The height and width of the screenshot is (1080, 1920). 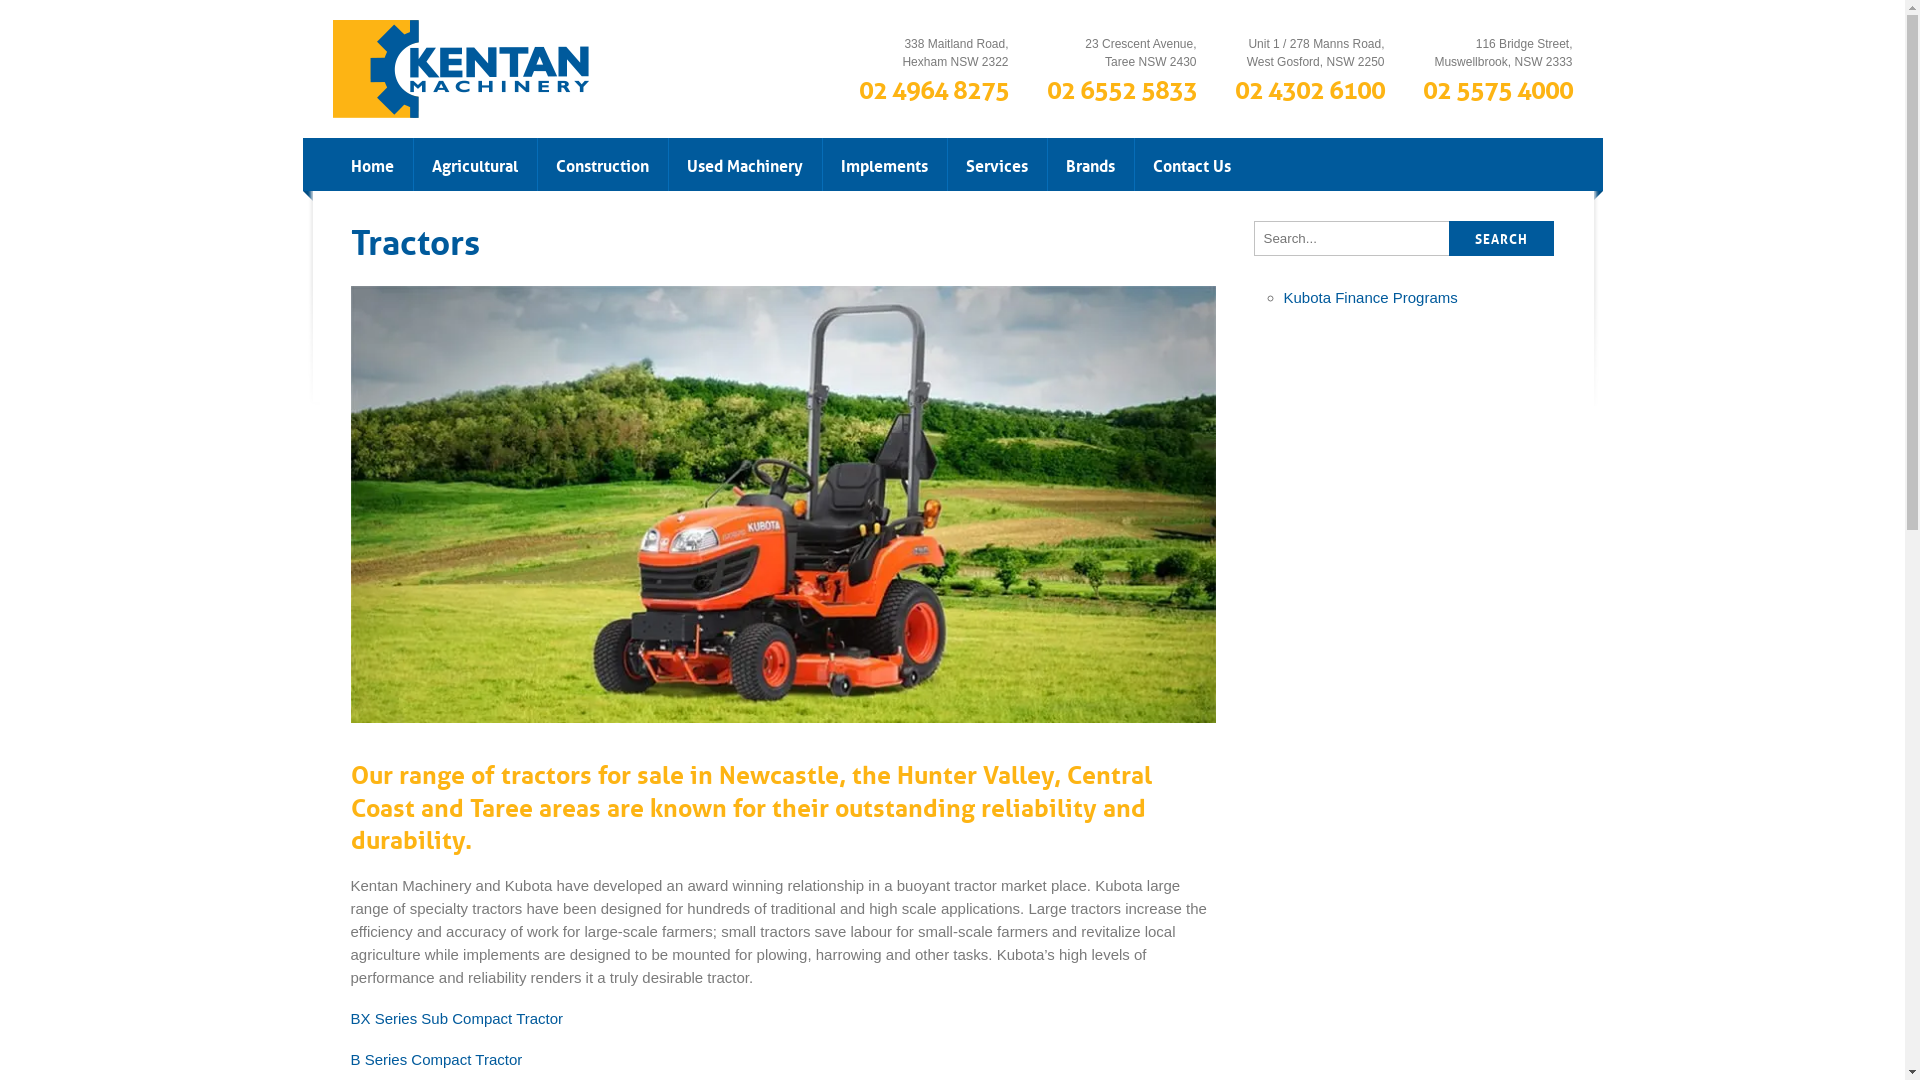 What do you see at coordinates (944, 163) in the screenshot?
I see `'Services'` at bounding box center [944, 163].